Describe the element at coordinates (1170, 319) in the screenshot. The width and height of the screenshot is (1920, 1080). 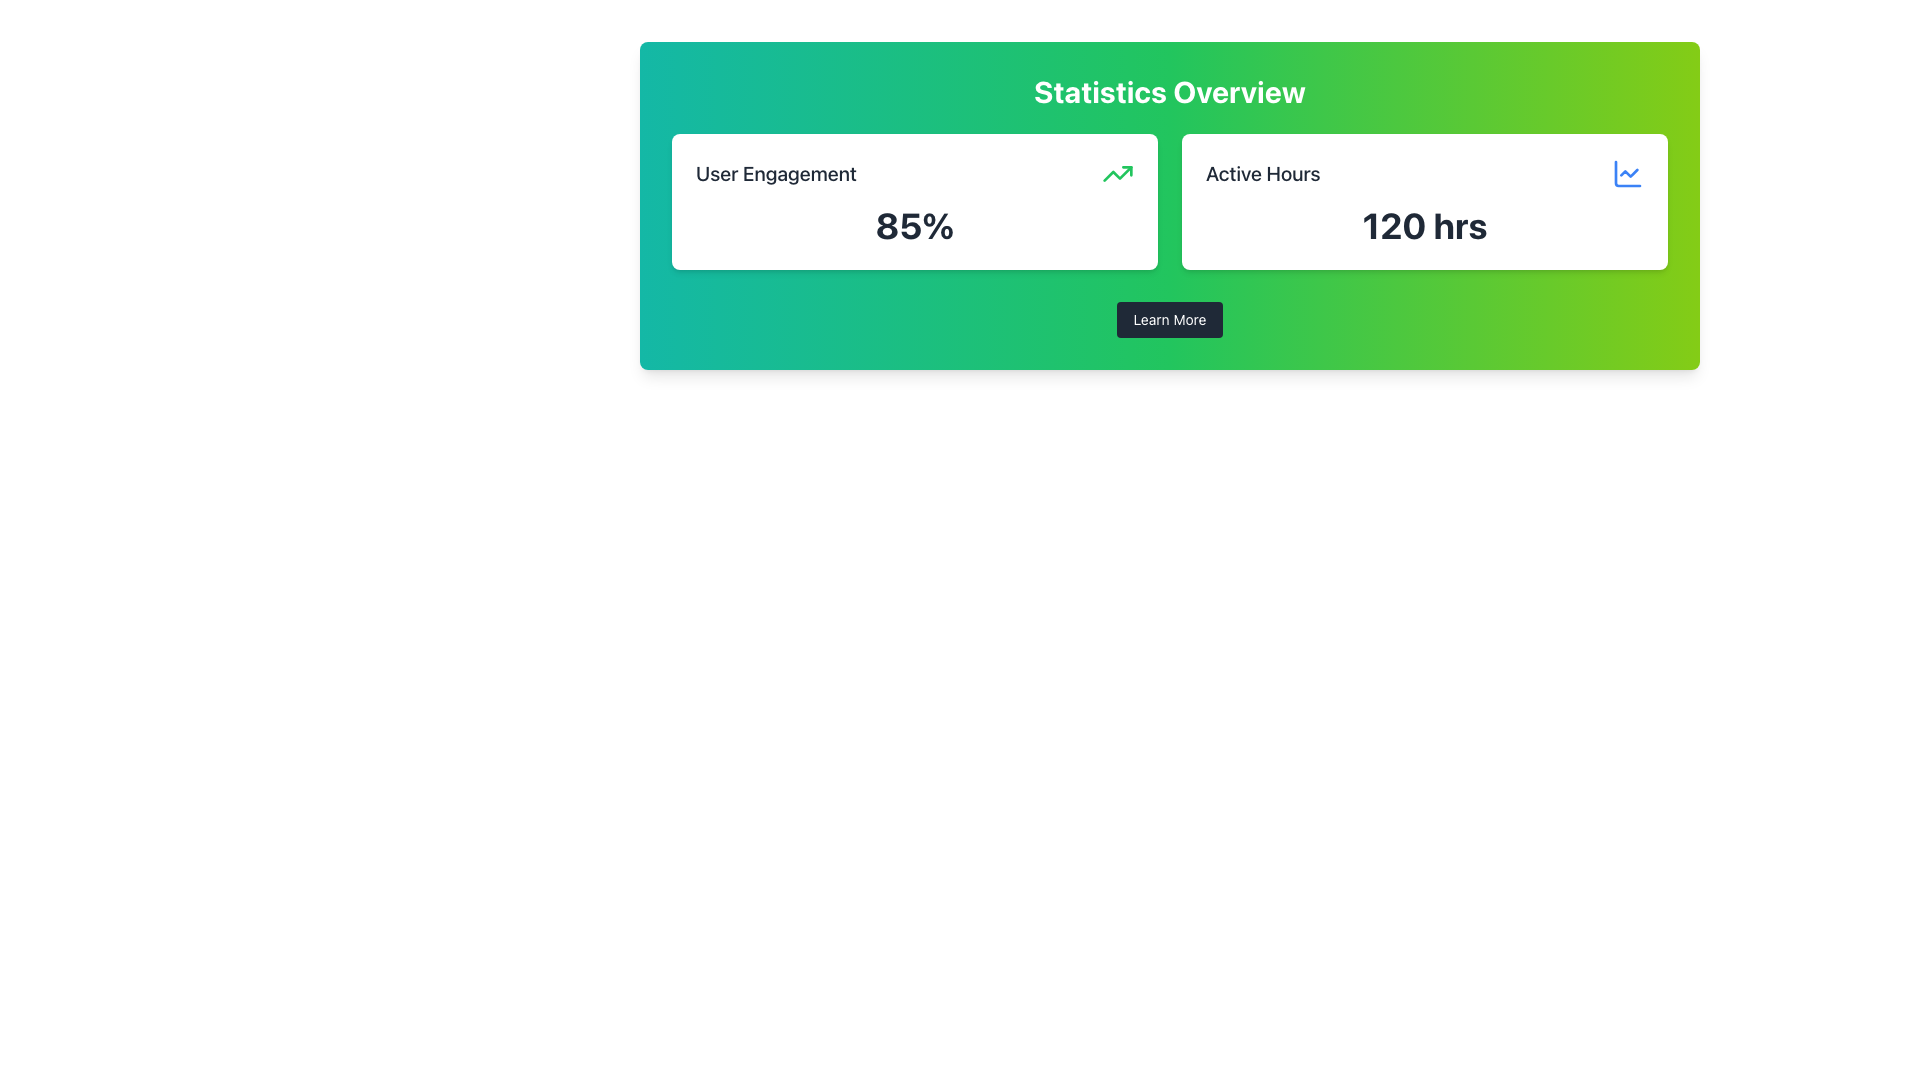
I see `the 'Learn More' button located below the 'Statistics Overview' panel` at that location.